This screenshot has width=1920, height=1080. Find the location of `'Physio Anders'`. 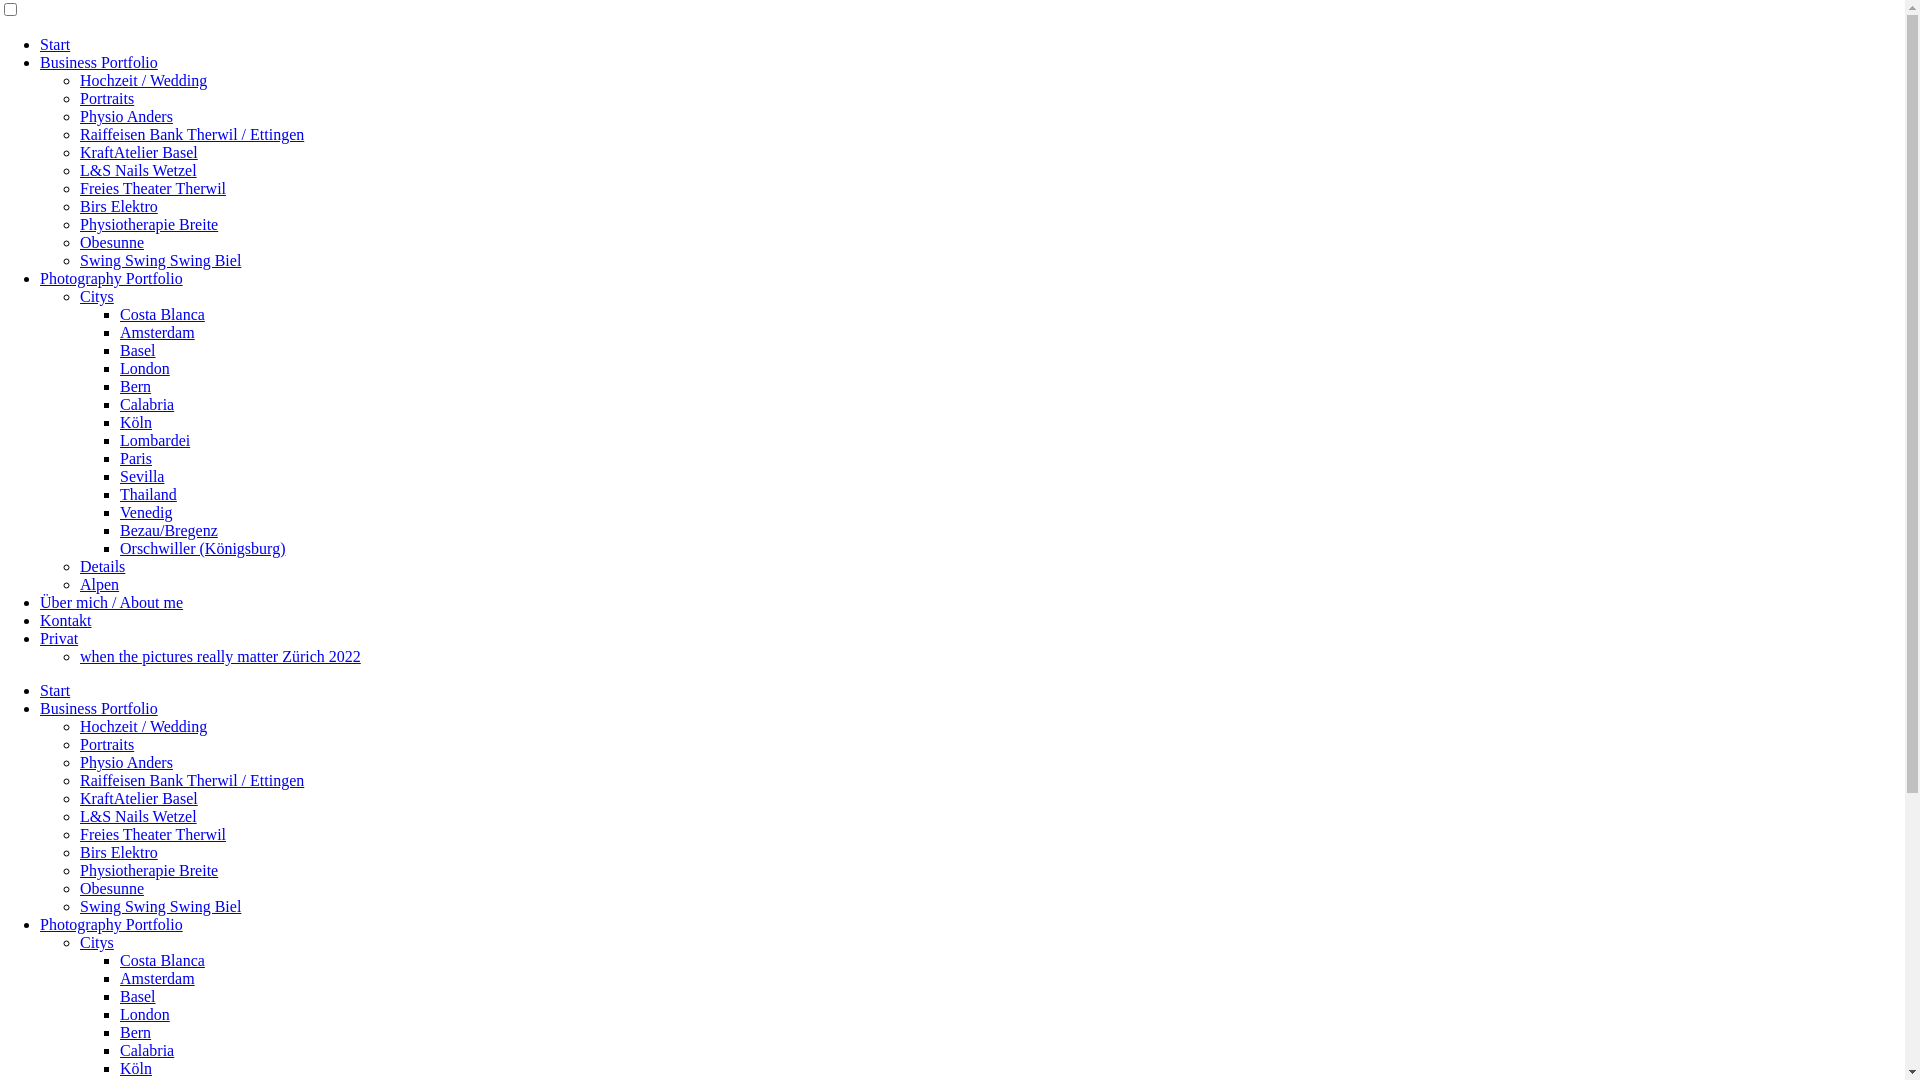

'Physio Anders' is located at coordinates (125, 116).